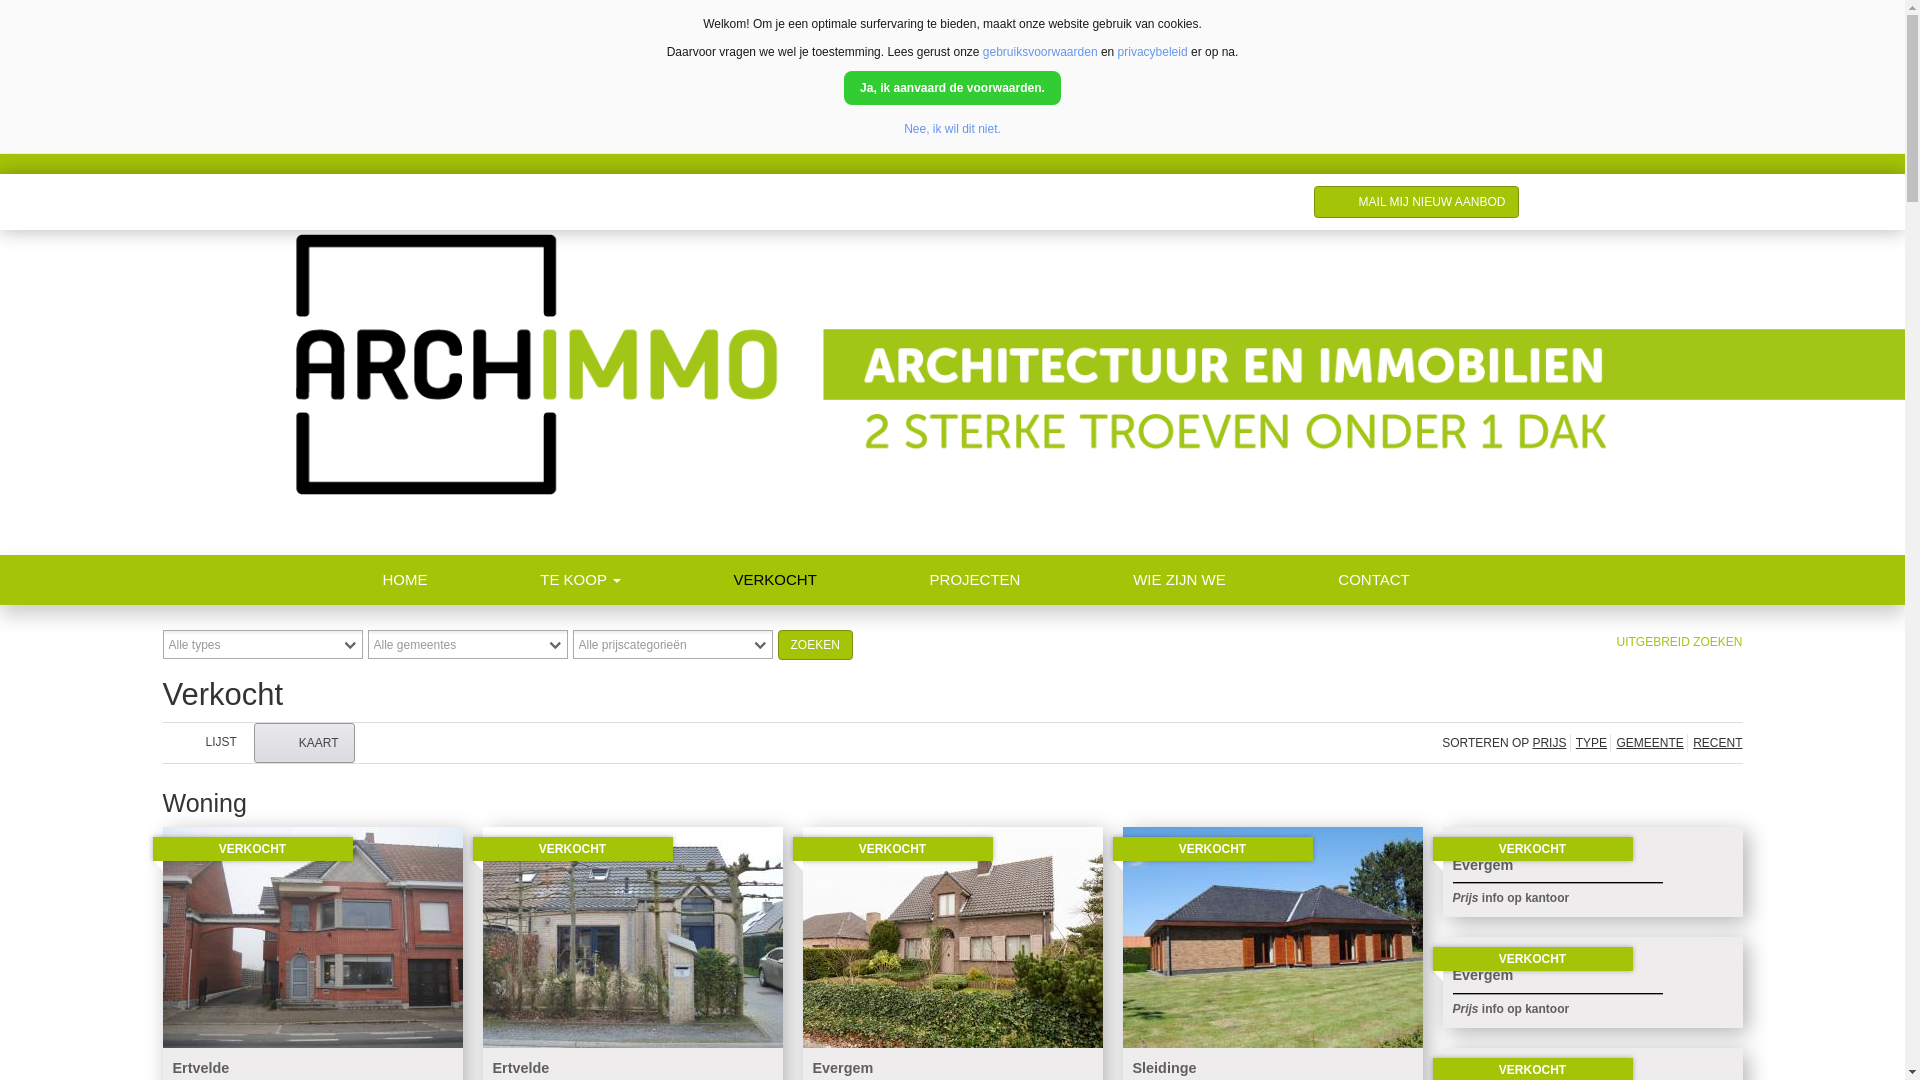  Describe the element at coordinates (206, 741) in the screenshot. I see `'LIJST'` at that location.